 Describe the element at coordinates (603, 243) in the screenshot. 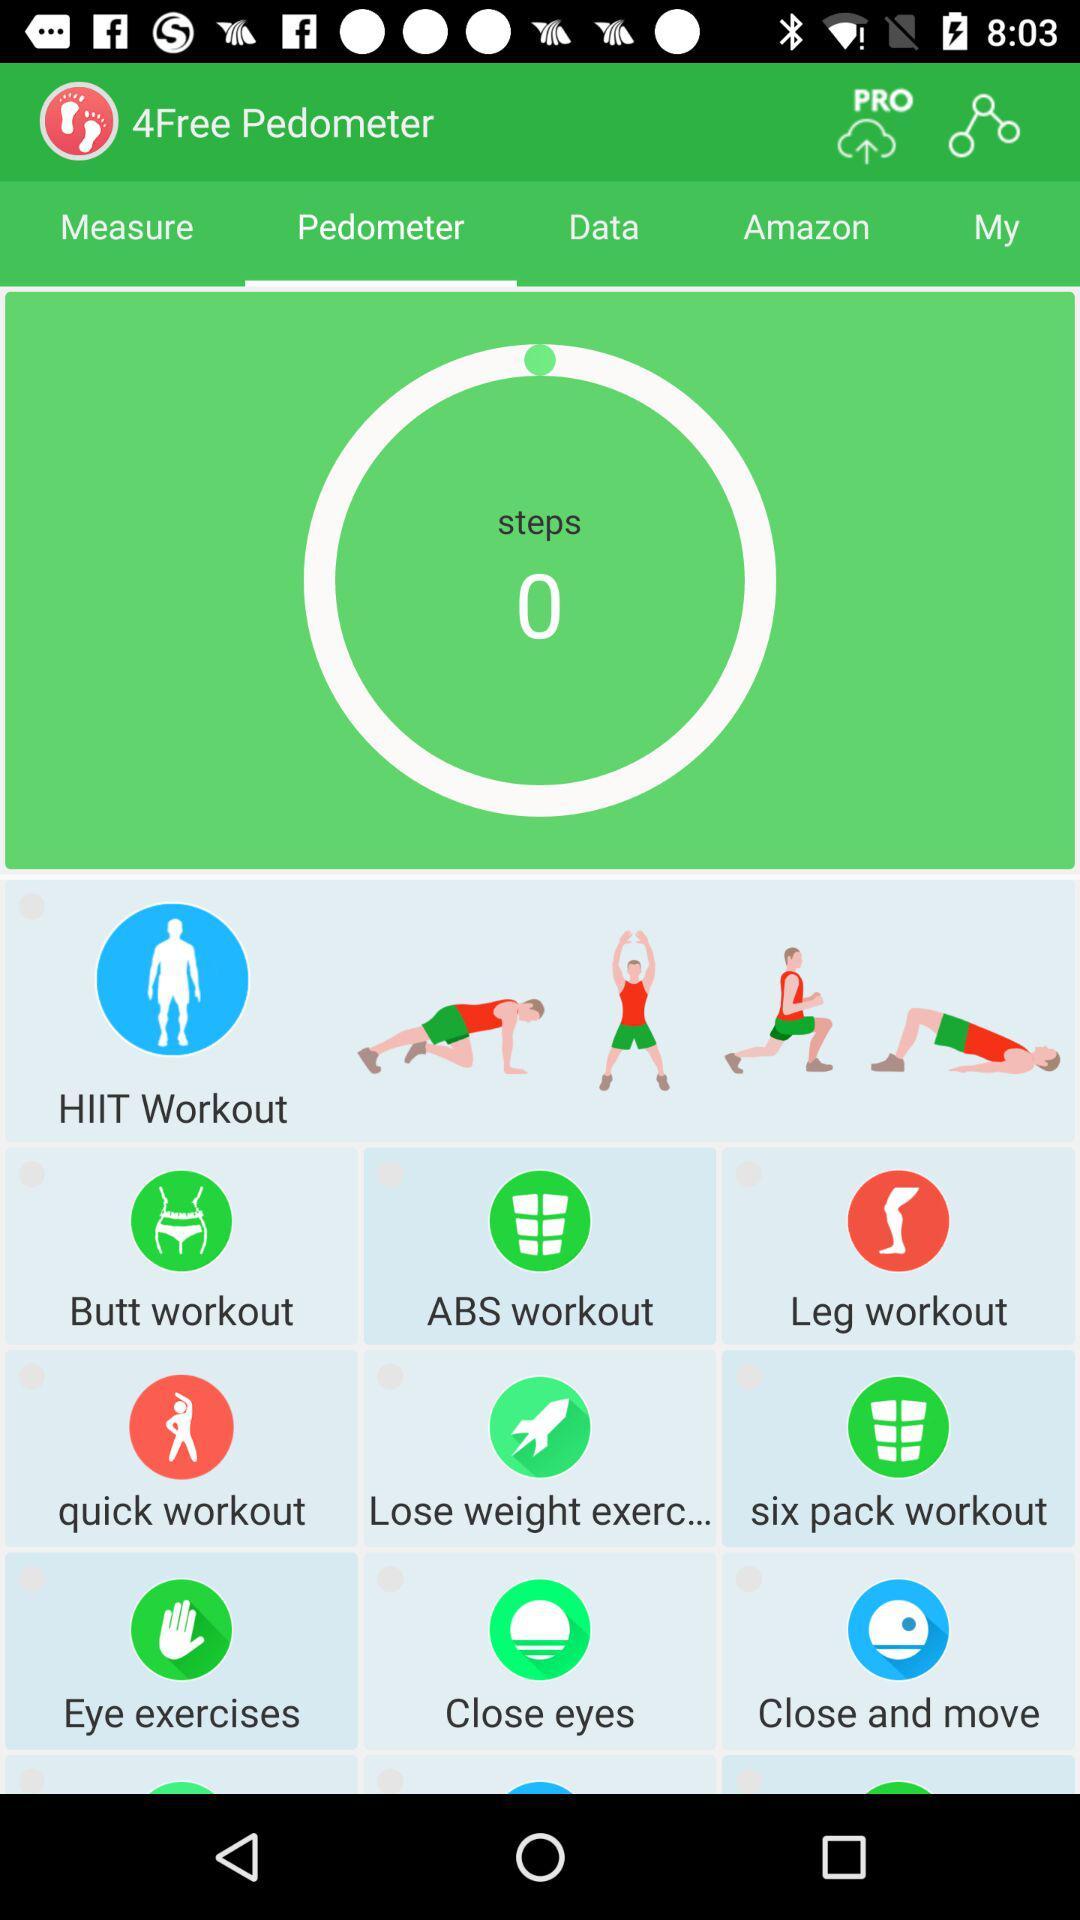

I see `the item next to the amazon` at that location.